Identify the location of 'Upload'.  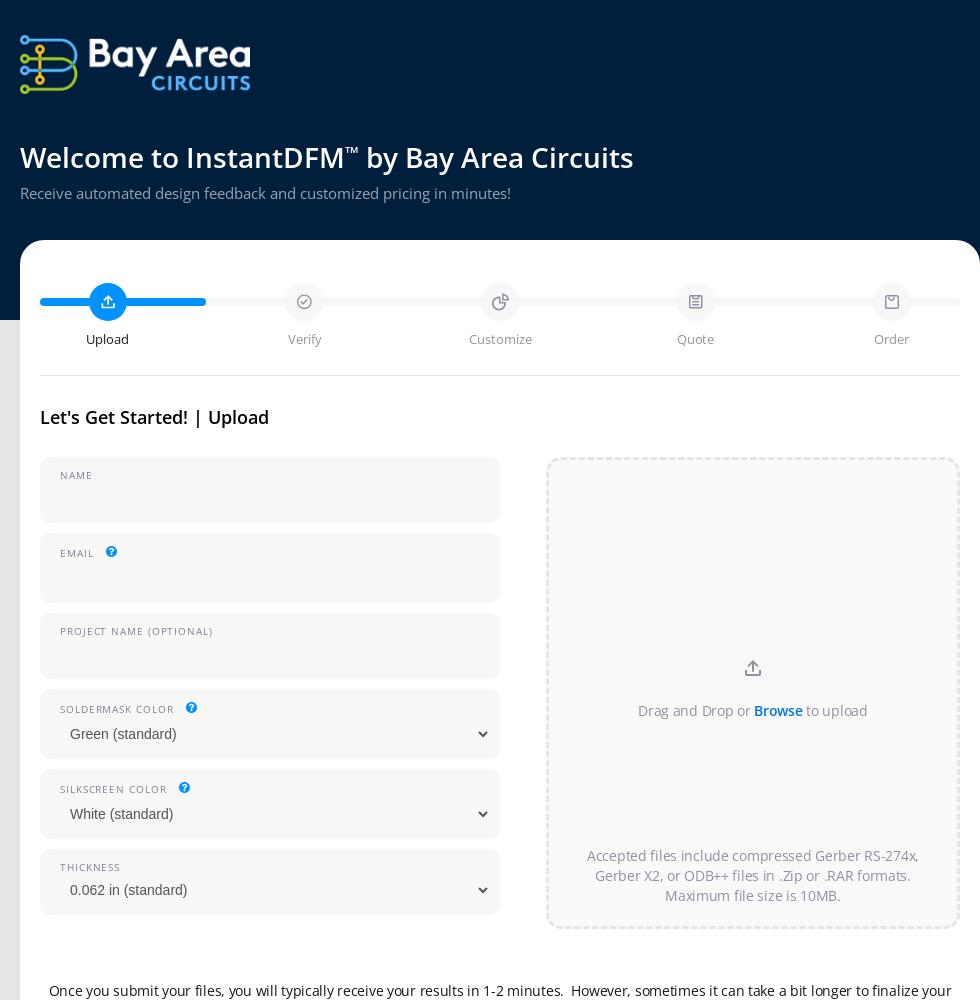
(107, 337).